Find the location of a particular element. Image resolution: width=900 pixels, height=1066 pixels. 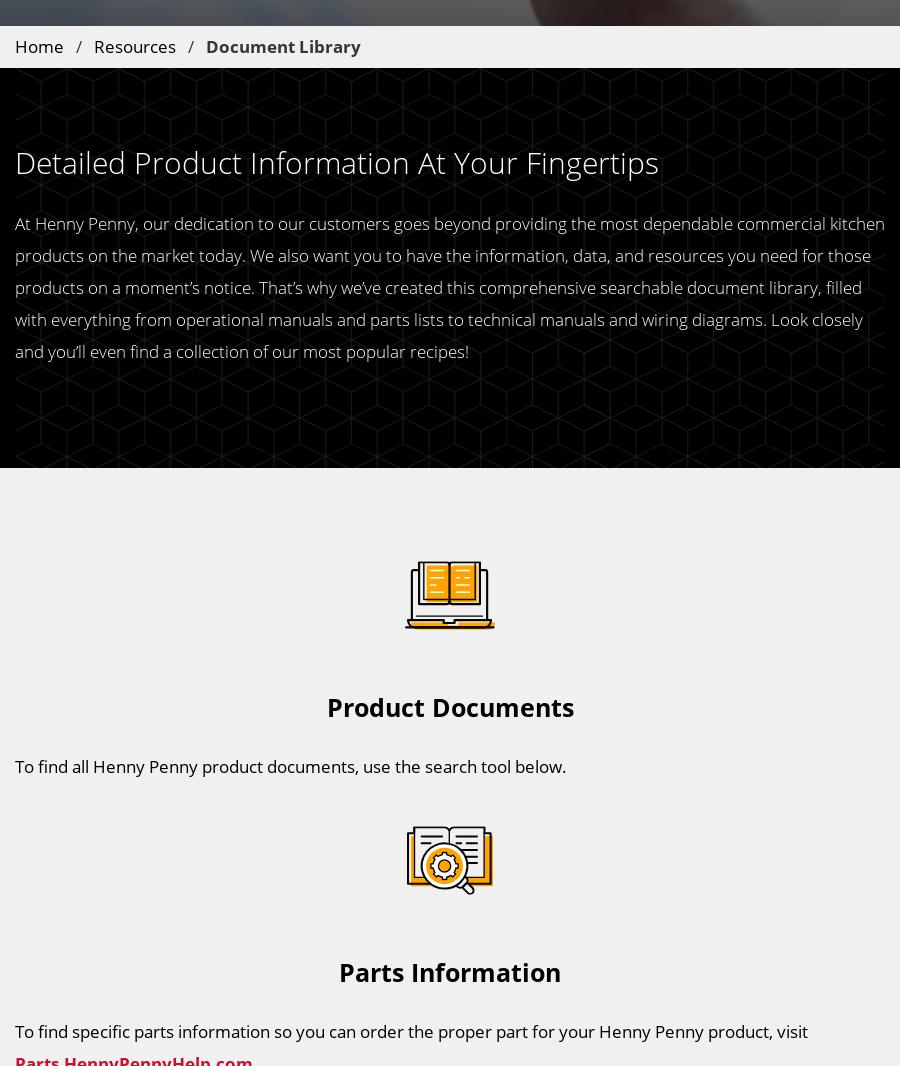

'At Henny Penny, our dedication to our customers goes beyond providing the most dependable commercial kitchen products on the market today. We also want you to have the information, data, and resources you need for those products on a moment’s notice. That’s why we’ve created this comprehensive searchable document library, filled with everything from operational manuals and parts lists to technical manuals and wiring diagrams. Look closely and you’ll even find a collection of our most popular recipes!' is located at coordinates (450, 286).